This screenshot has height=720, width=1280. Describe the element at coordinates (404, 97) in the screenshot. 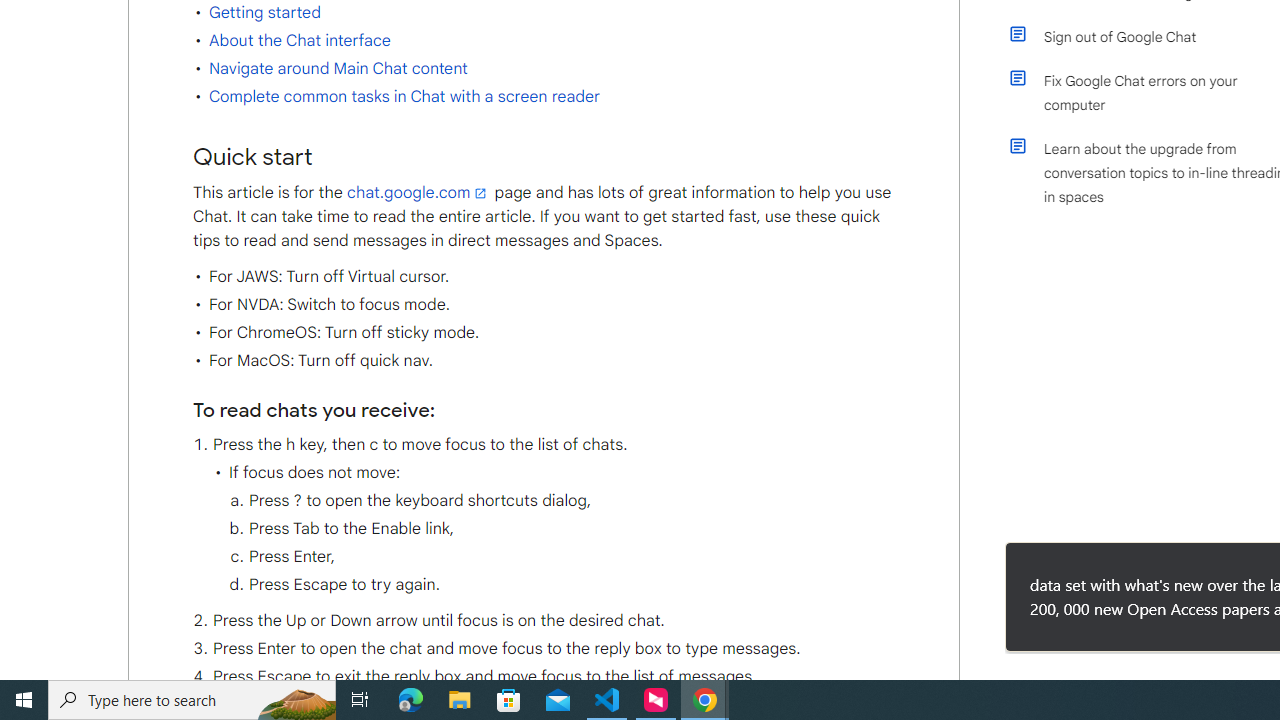

I see `'Complete common tasks in Chat with a screen reader'` at that location.